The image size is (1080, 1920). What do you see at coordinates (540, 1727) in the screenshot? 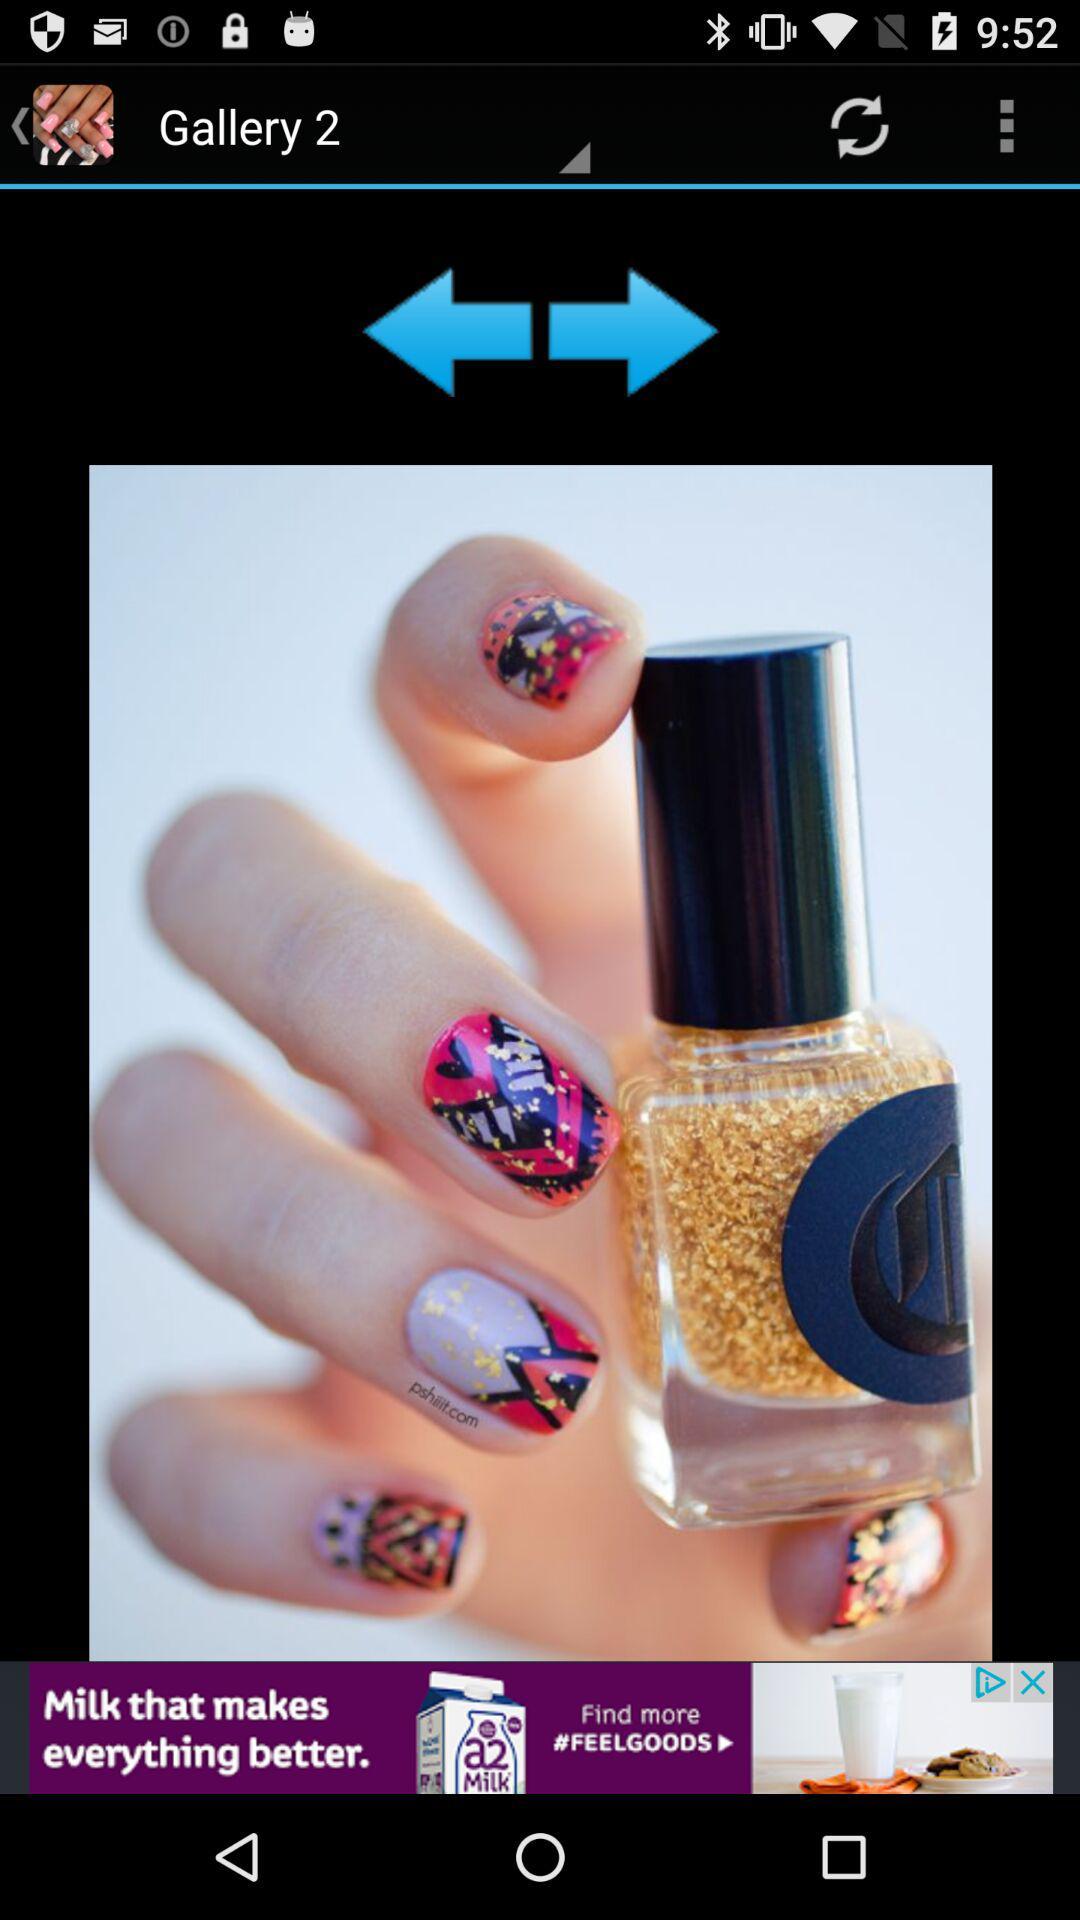
I see `advertisement` at bounding box center [540, 1727].